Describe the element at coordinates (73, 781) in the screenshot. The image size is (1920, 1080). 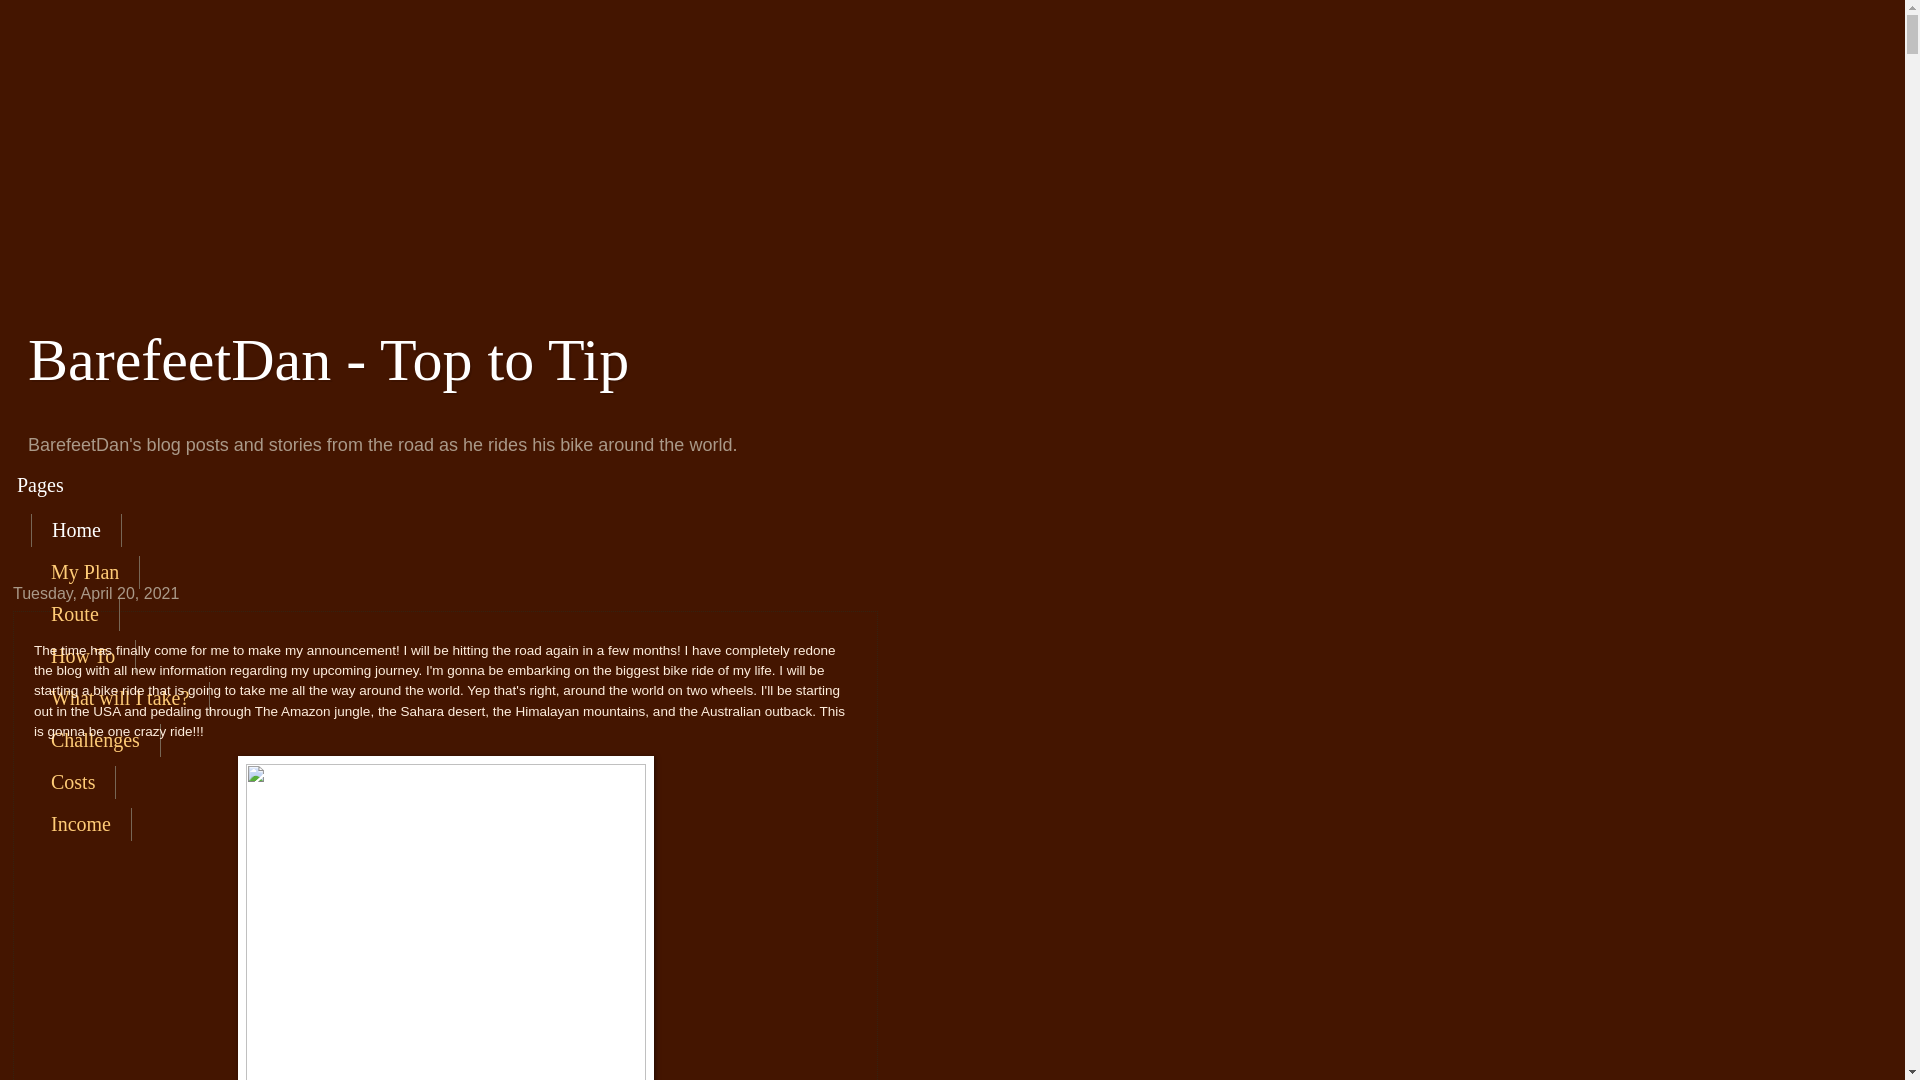
I see `'Costs'` at that location.